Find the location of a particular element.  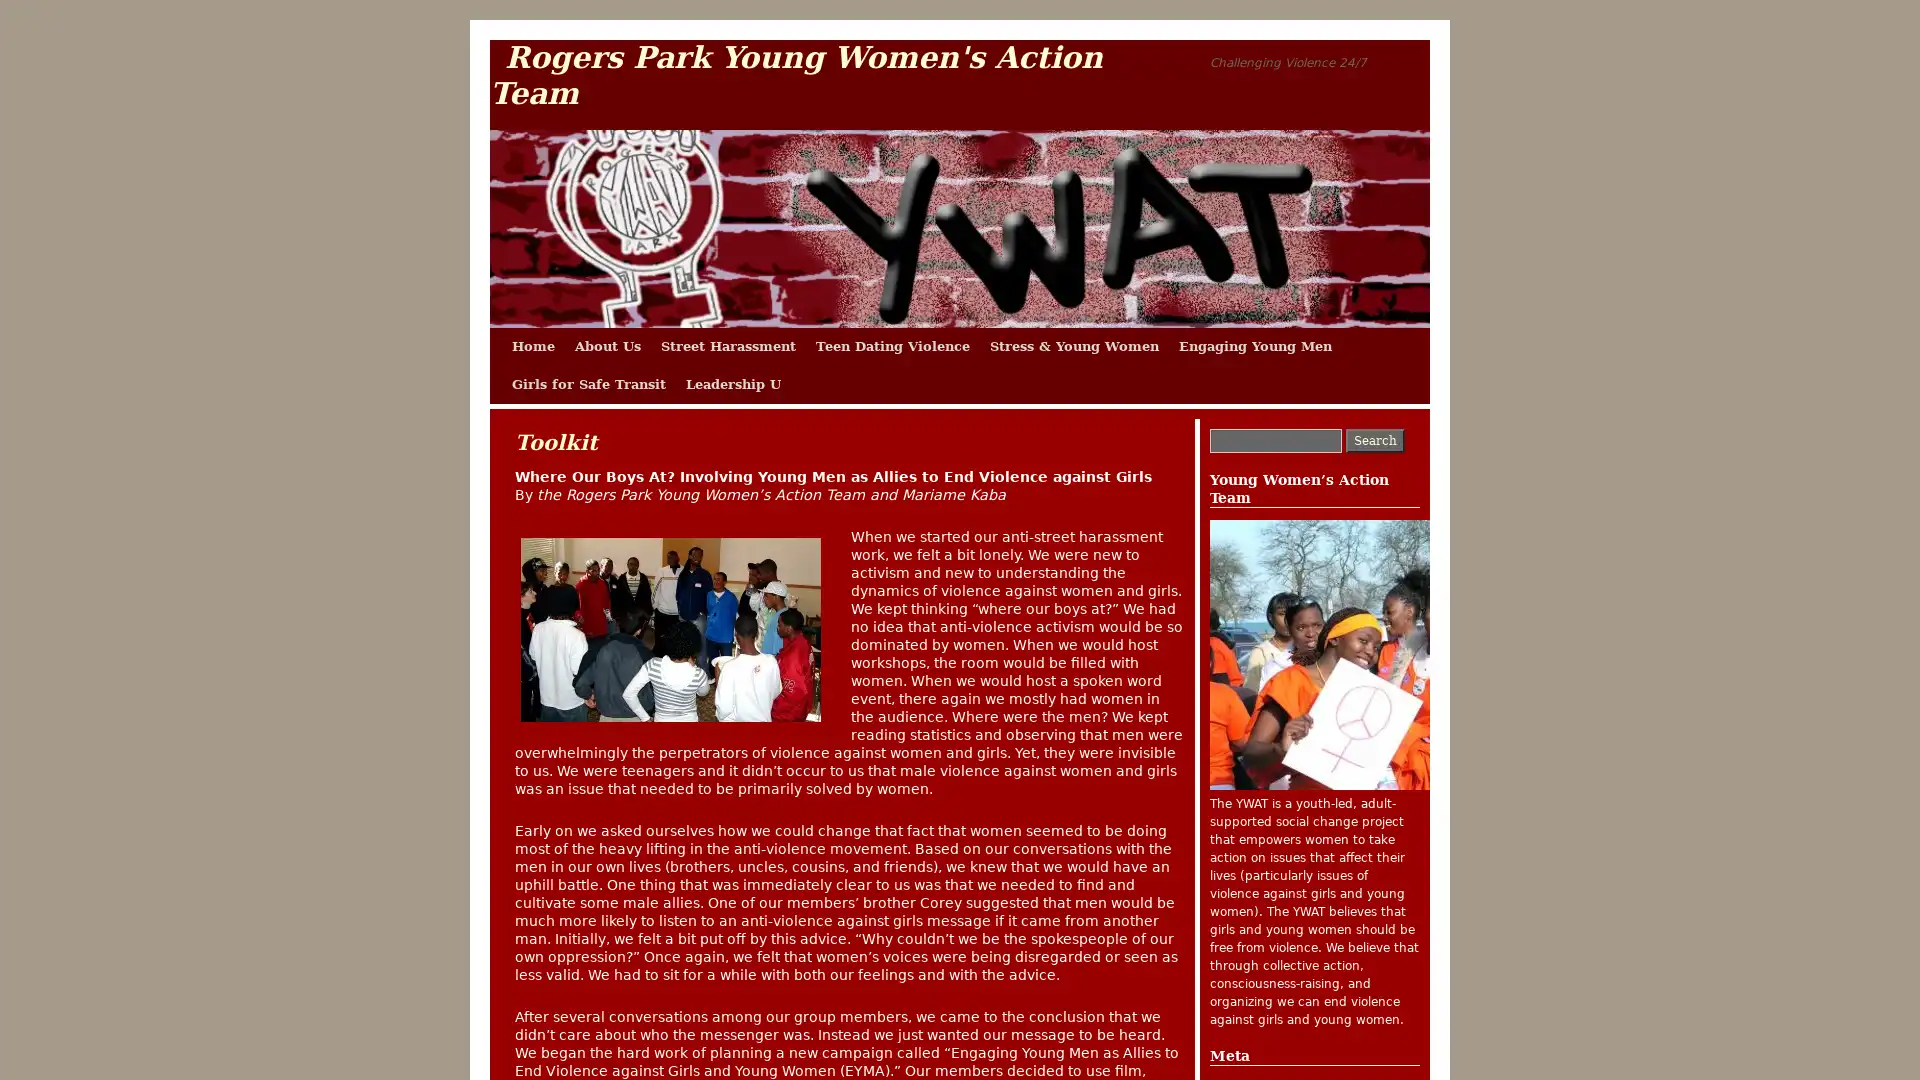

Search is located at coordinates (1374, 439).